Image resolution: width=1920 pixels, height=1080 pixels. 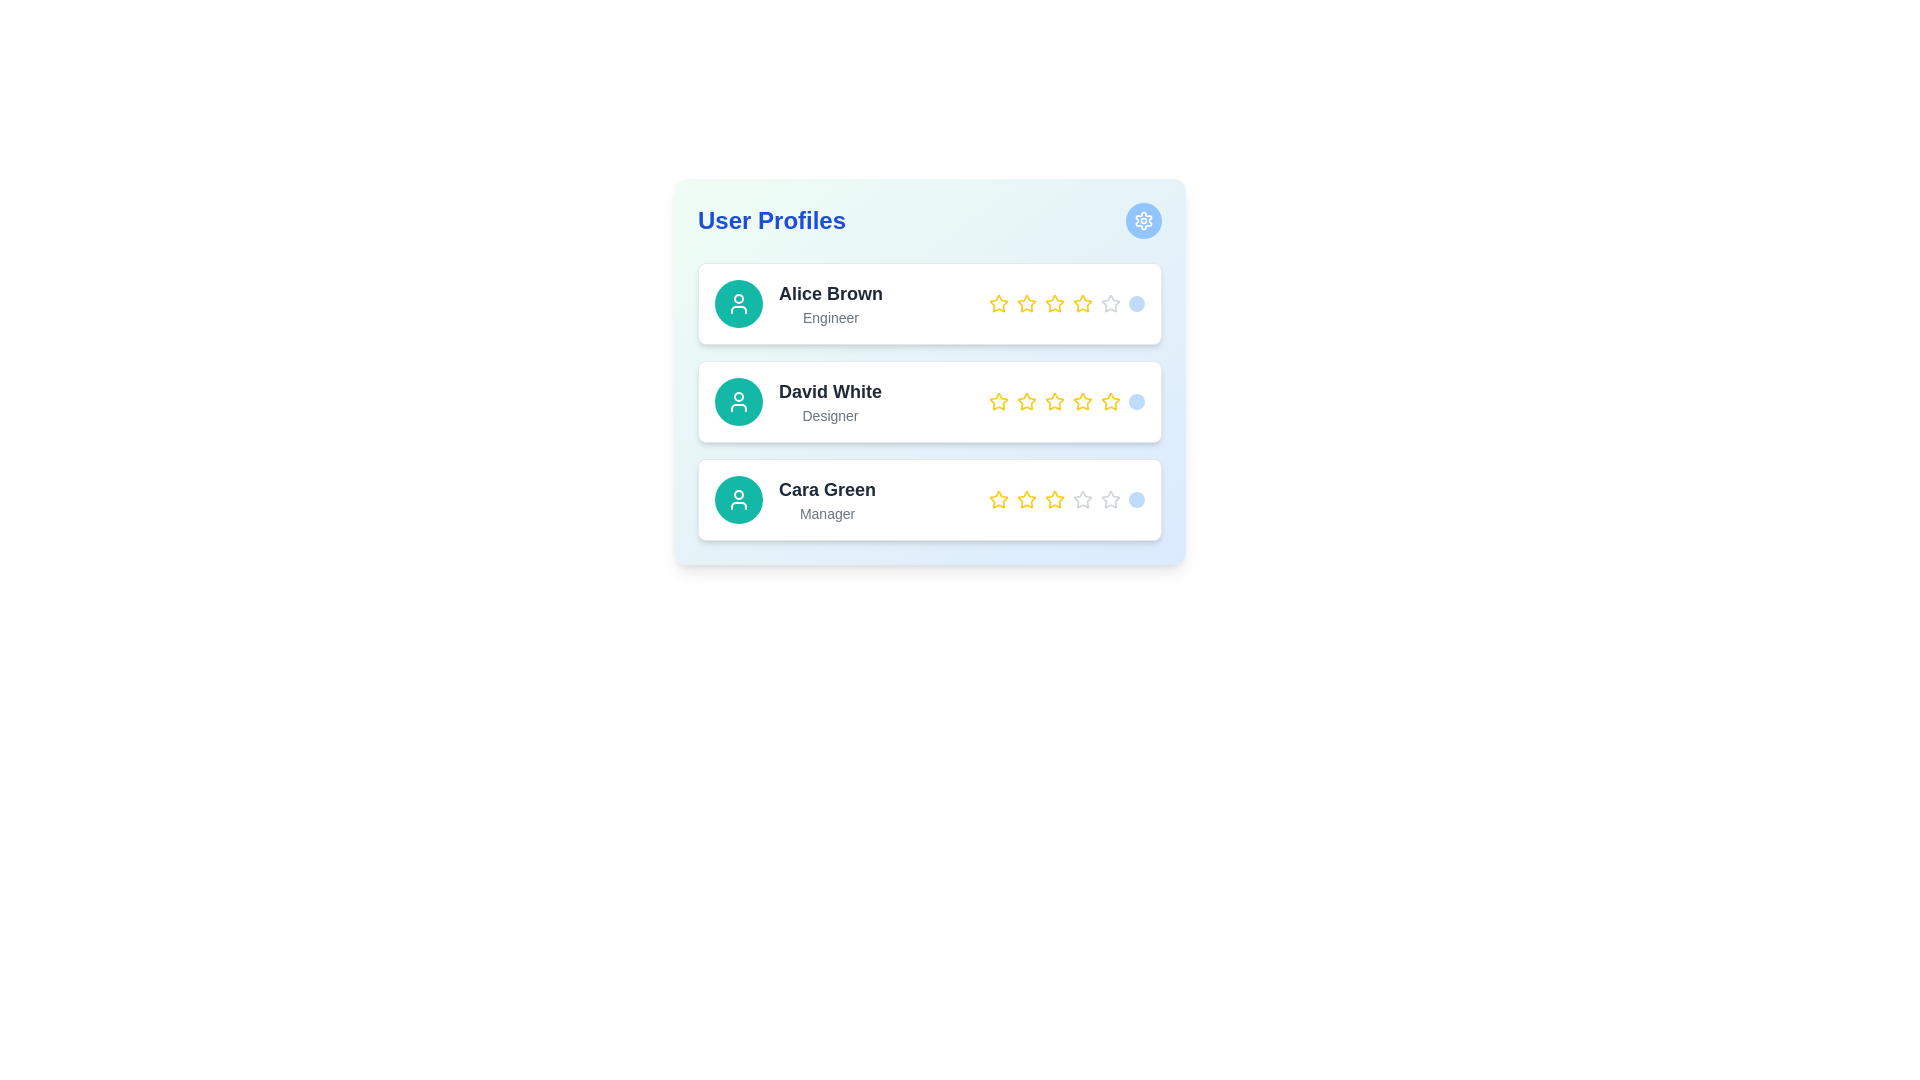 What do you see at coordinates (929, 499) in the screenshot?
I see `the light blue circular action button on the User profile card for 'Cara Green', which is the third item in the vertical list of user profiles` at bounding box center [929, 499].